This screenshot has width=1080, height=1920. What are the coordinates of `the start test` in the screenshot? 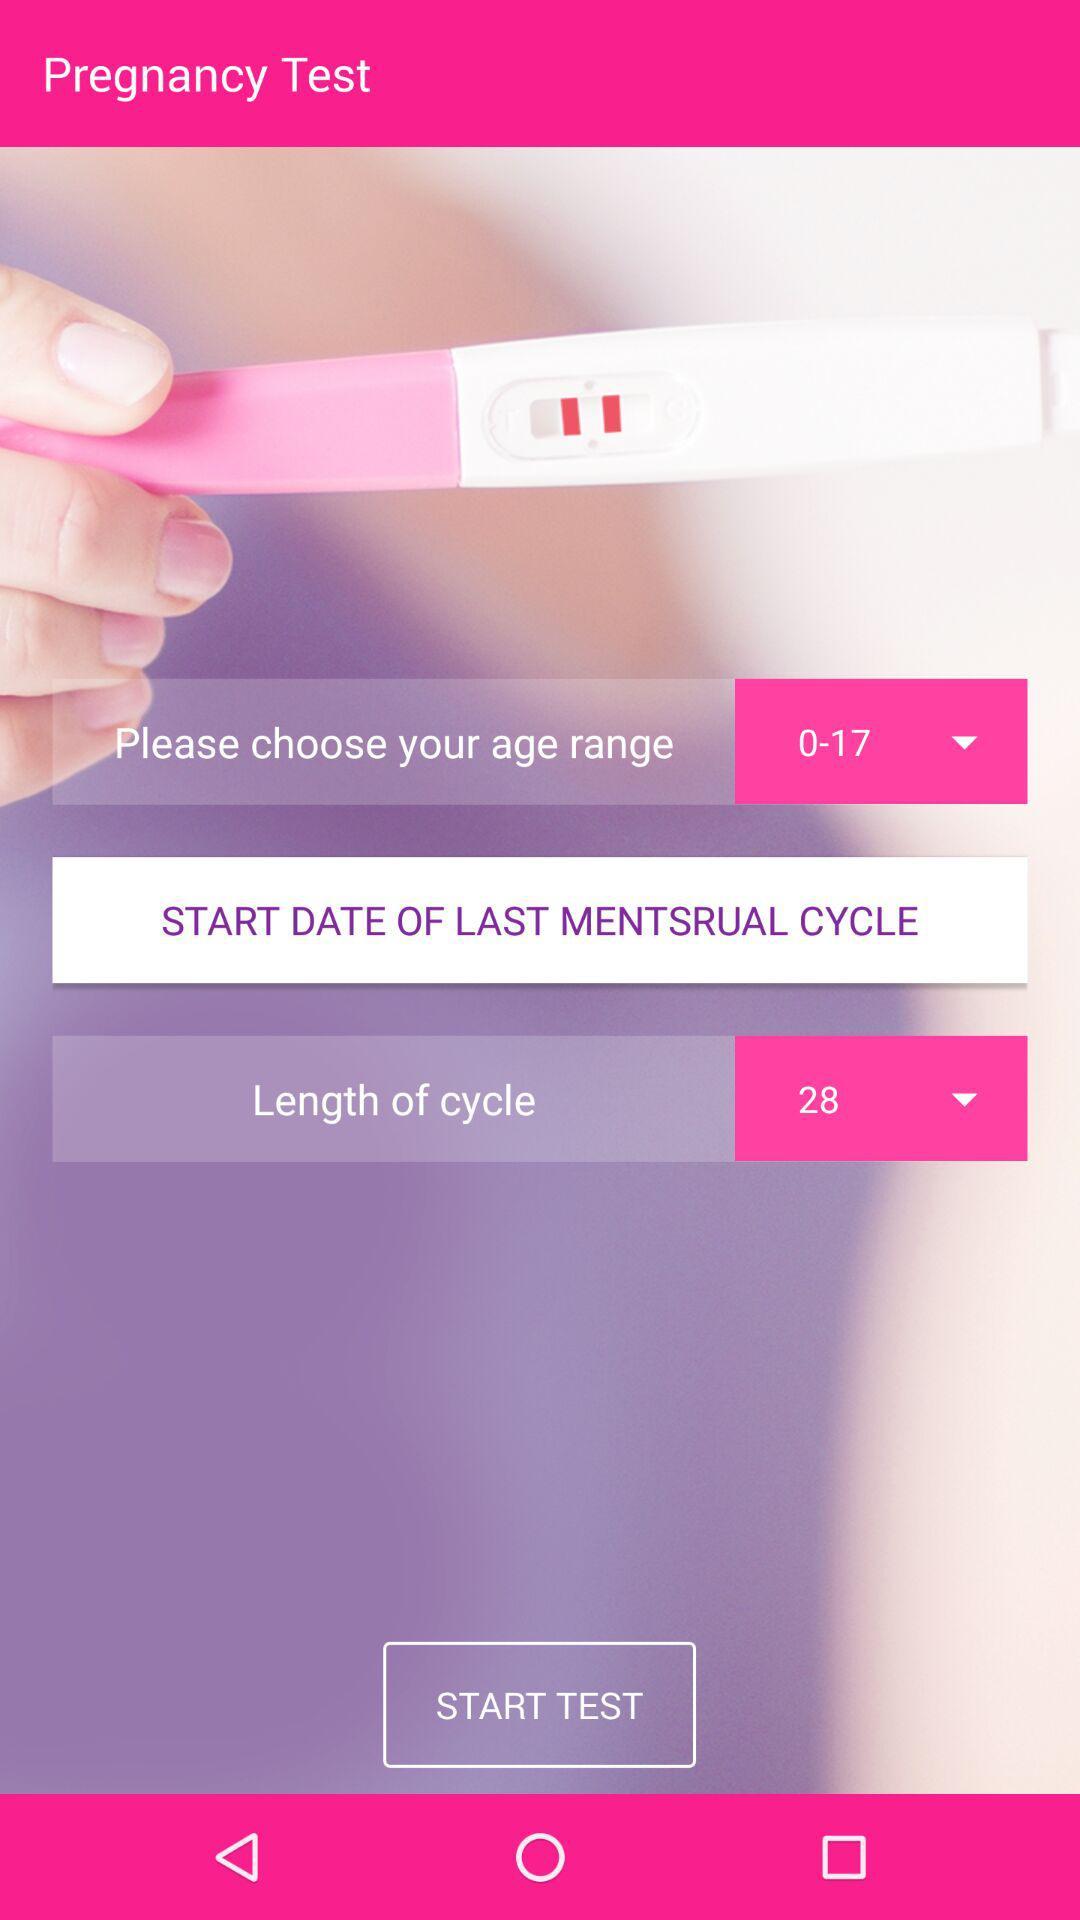 It's located at (538, 1703).